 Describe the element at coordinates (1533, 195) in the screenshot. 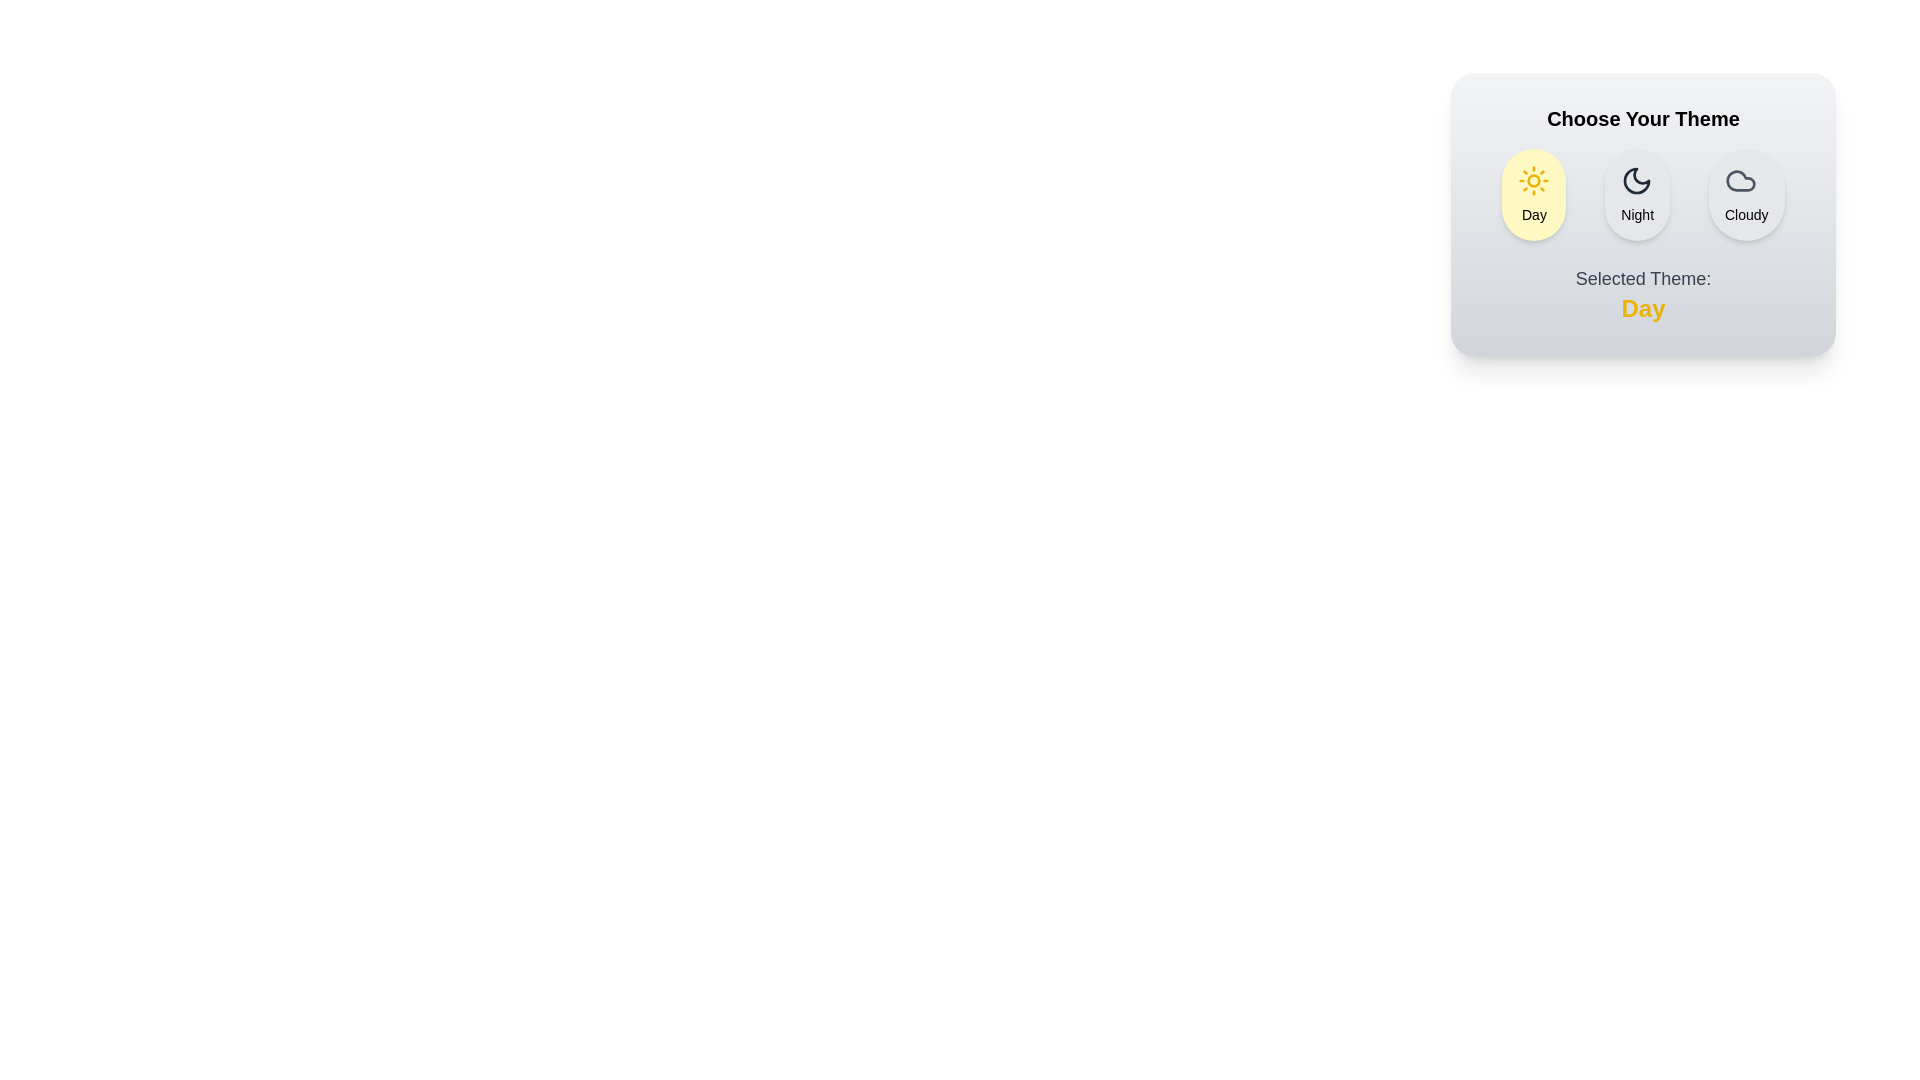

I see `the theme Day by clicking its corresponding button` at that location.